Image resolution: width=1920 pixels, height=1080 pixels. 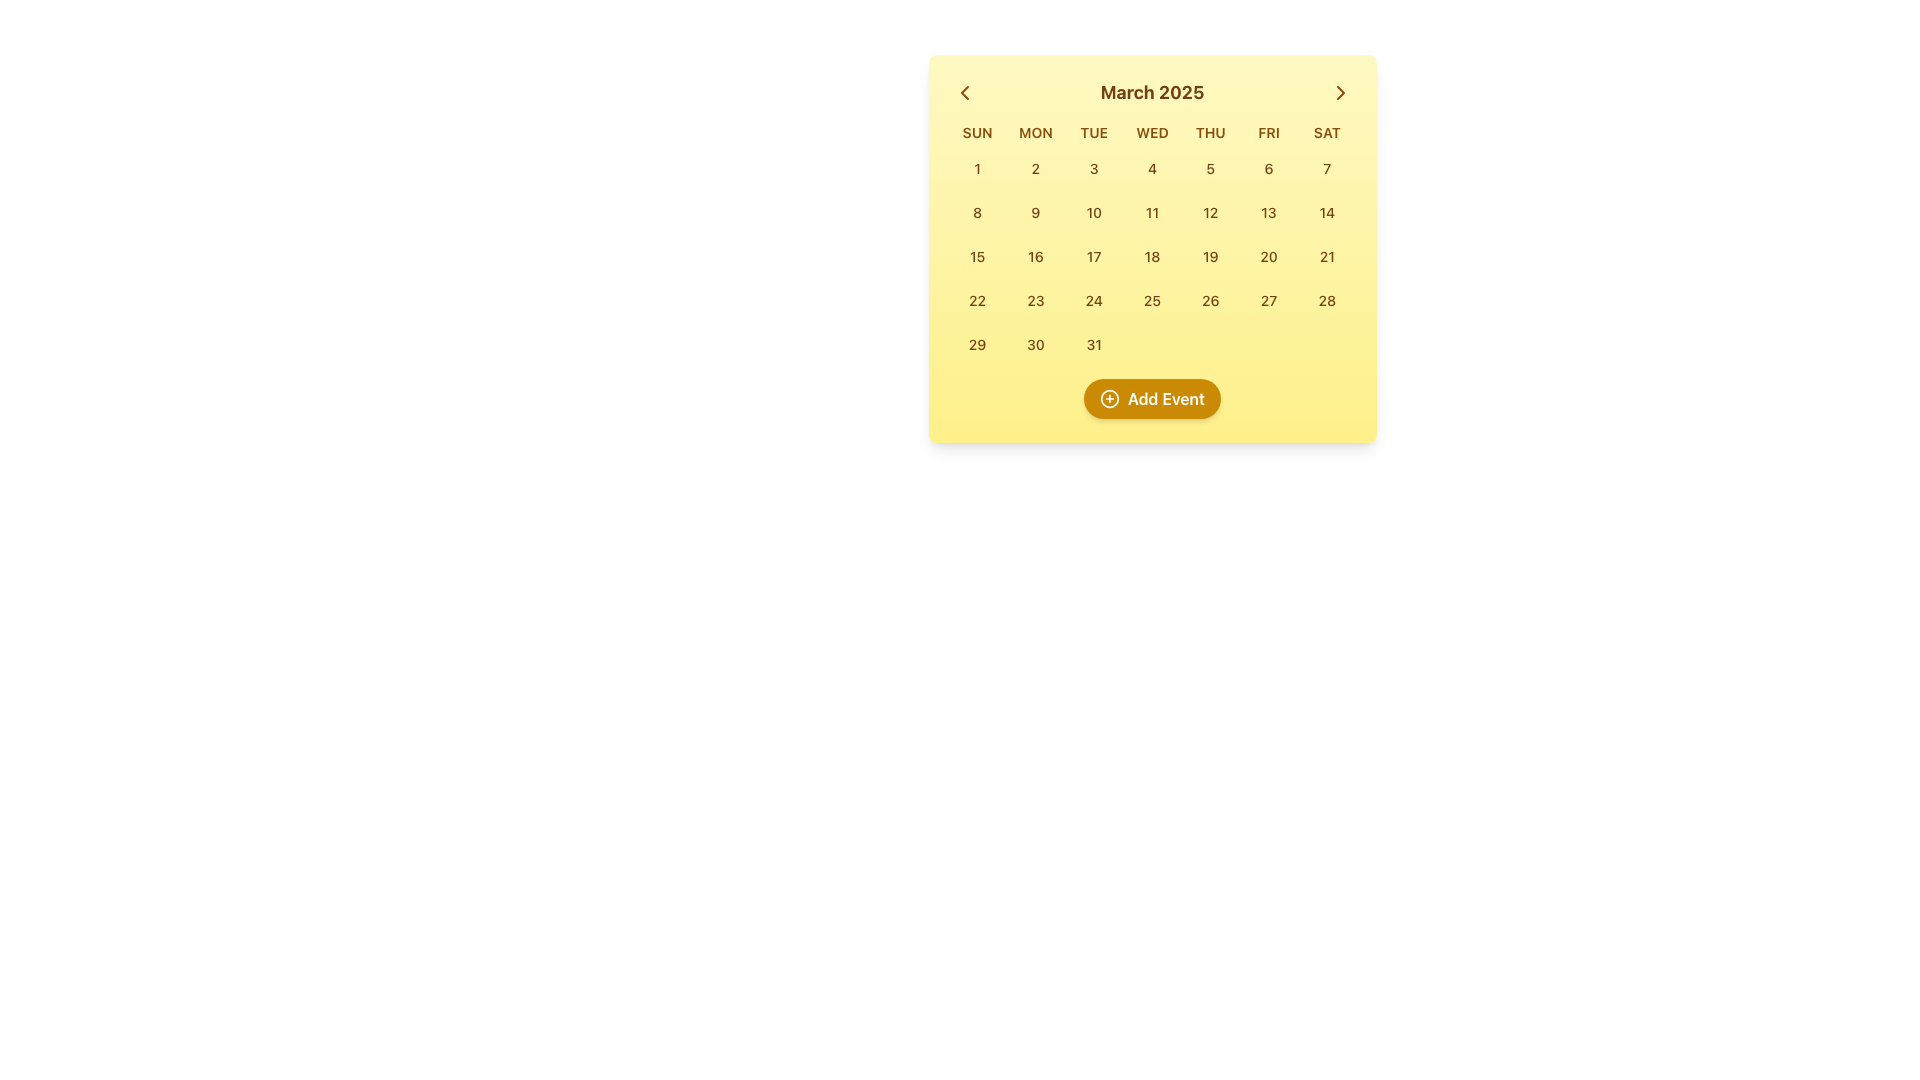 What do you see at coordinates (1327, 132) in the screenshot?
I see `text 'SAT' displayed in uppercase with a bold font weight and dark yellow color, located as the last item in the row of abbreviated weekday names at the top of the calendar interface` at bounding box center [1327, 132].